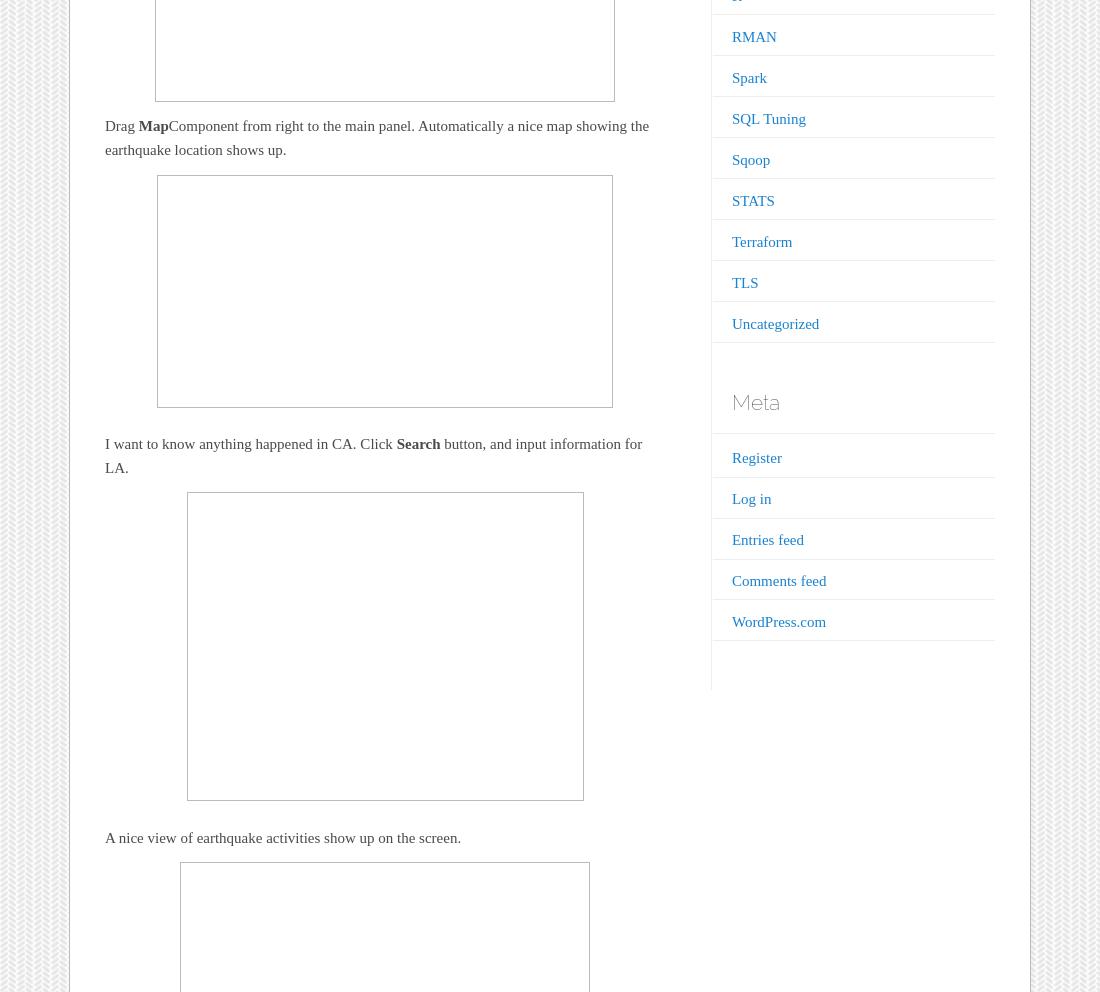 The height and width of the screenshot is (992, 1100). Describe the element at coordinates (121, 126) in the screenshot. I see `'Drag'` at that location.